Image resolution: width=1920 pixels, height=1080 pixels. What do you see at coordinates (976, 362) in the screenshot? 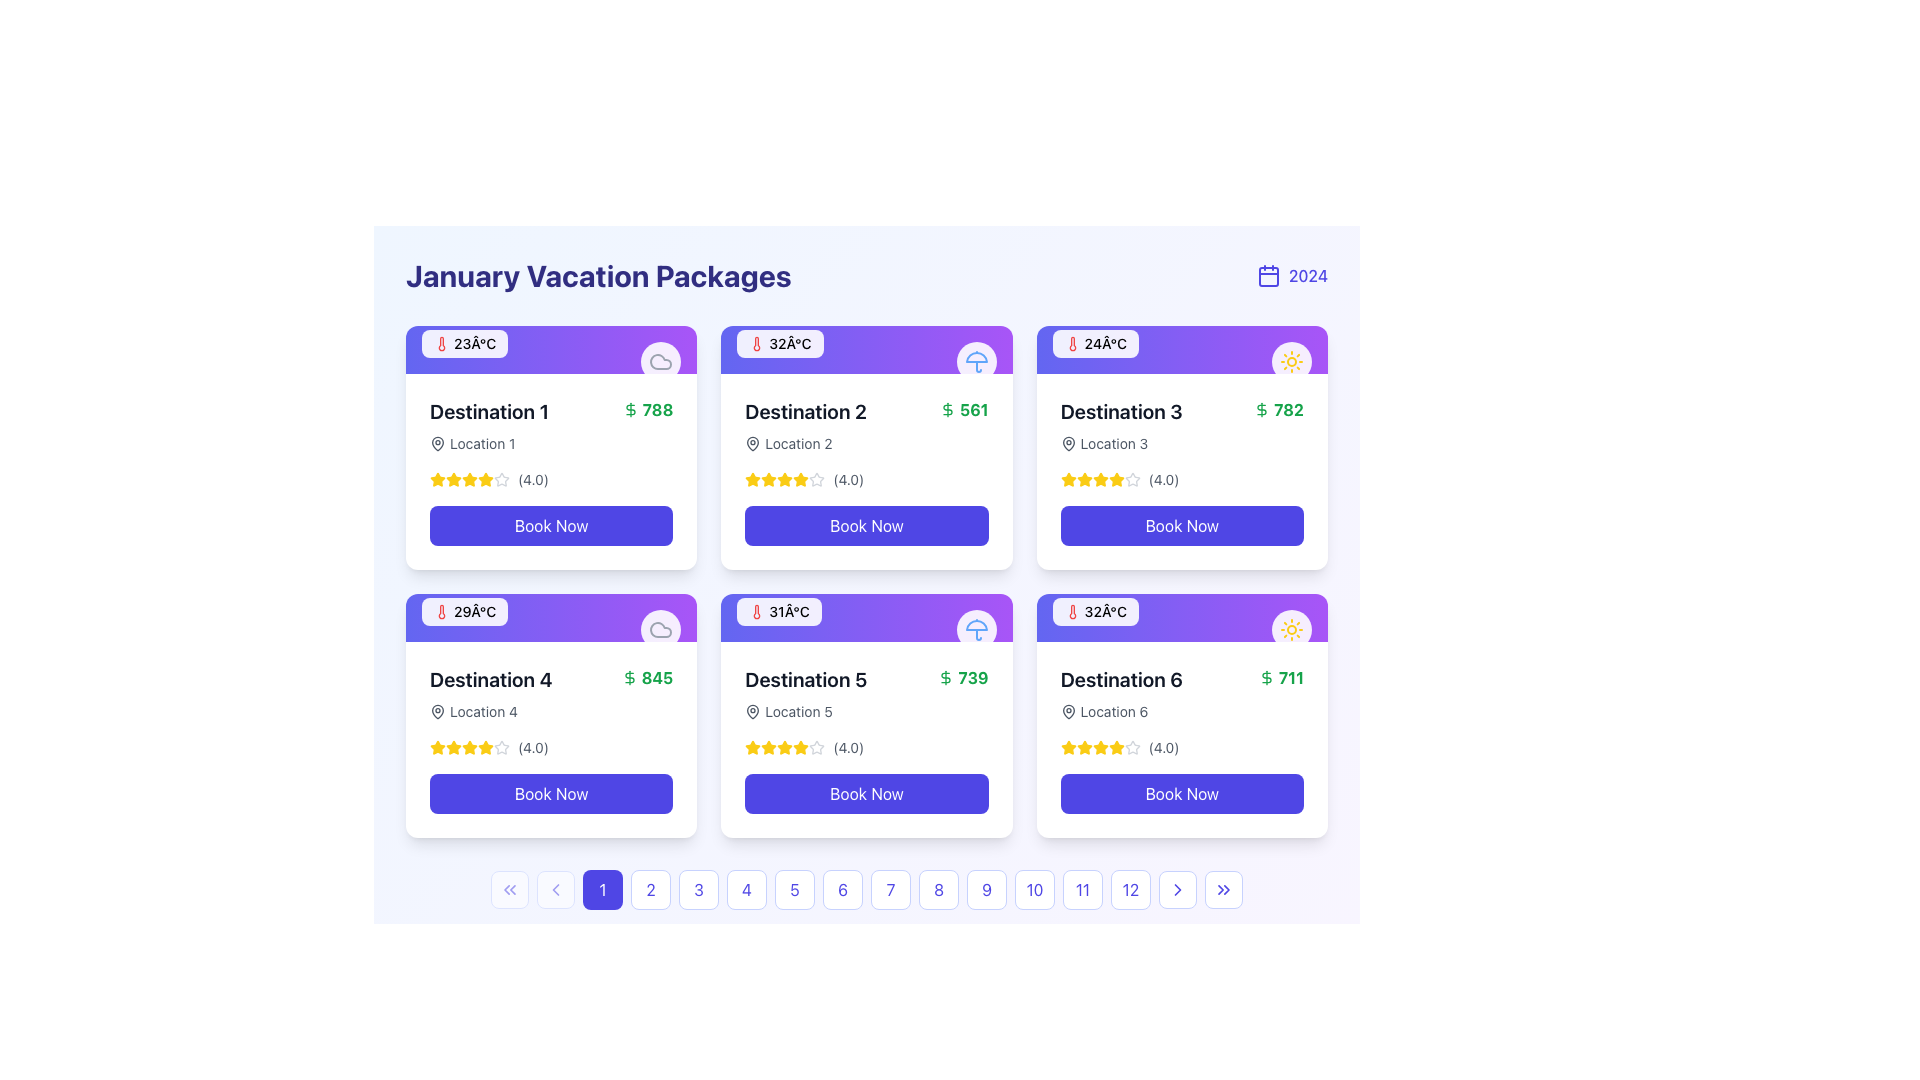
I see `the weather conditions icon located in the top-right corner of the 'Destination 2' card, which indicates weather conditions with an umbrella icon` at bounding box center [976, 362].